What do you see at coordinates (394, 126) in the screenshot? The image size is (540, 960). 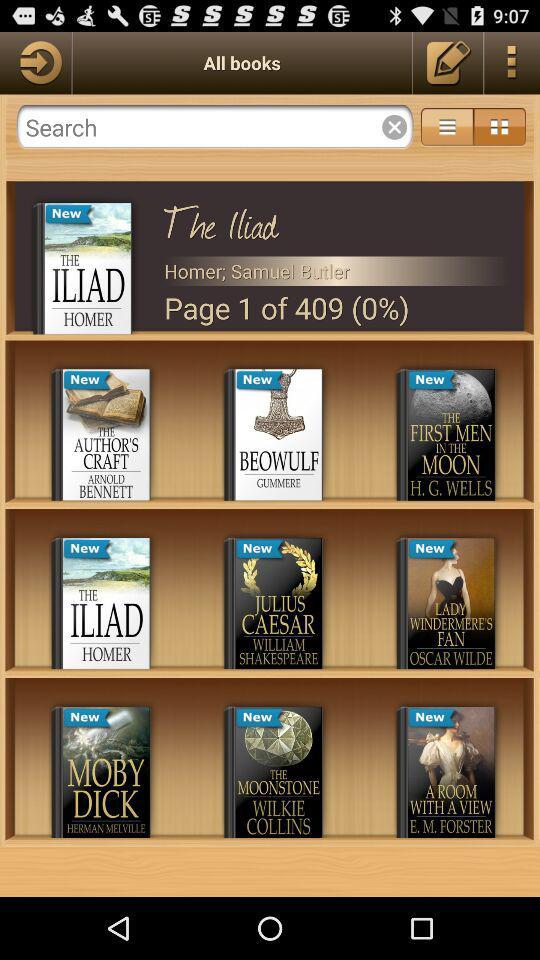 I see `clear search field button` at bounding box center [394, 126].